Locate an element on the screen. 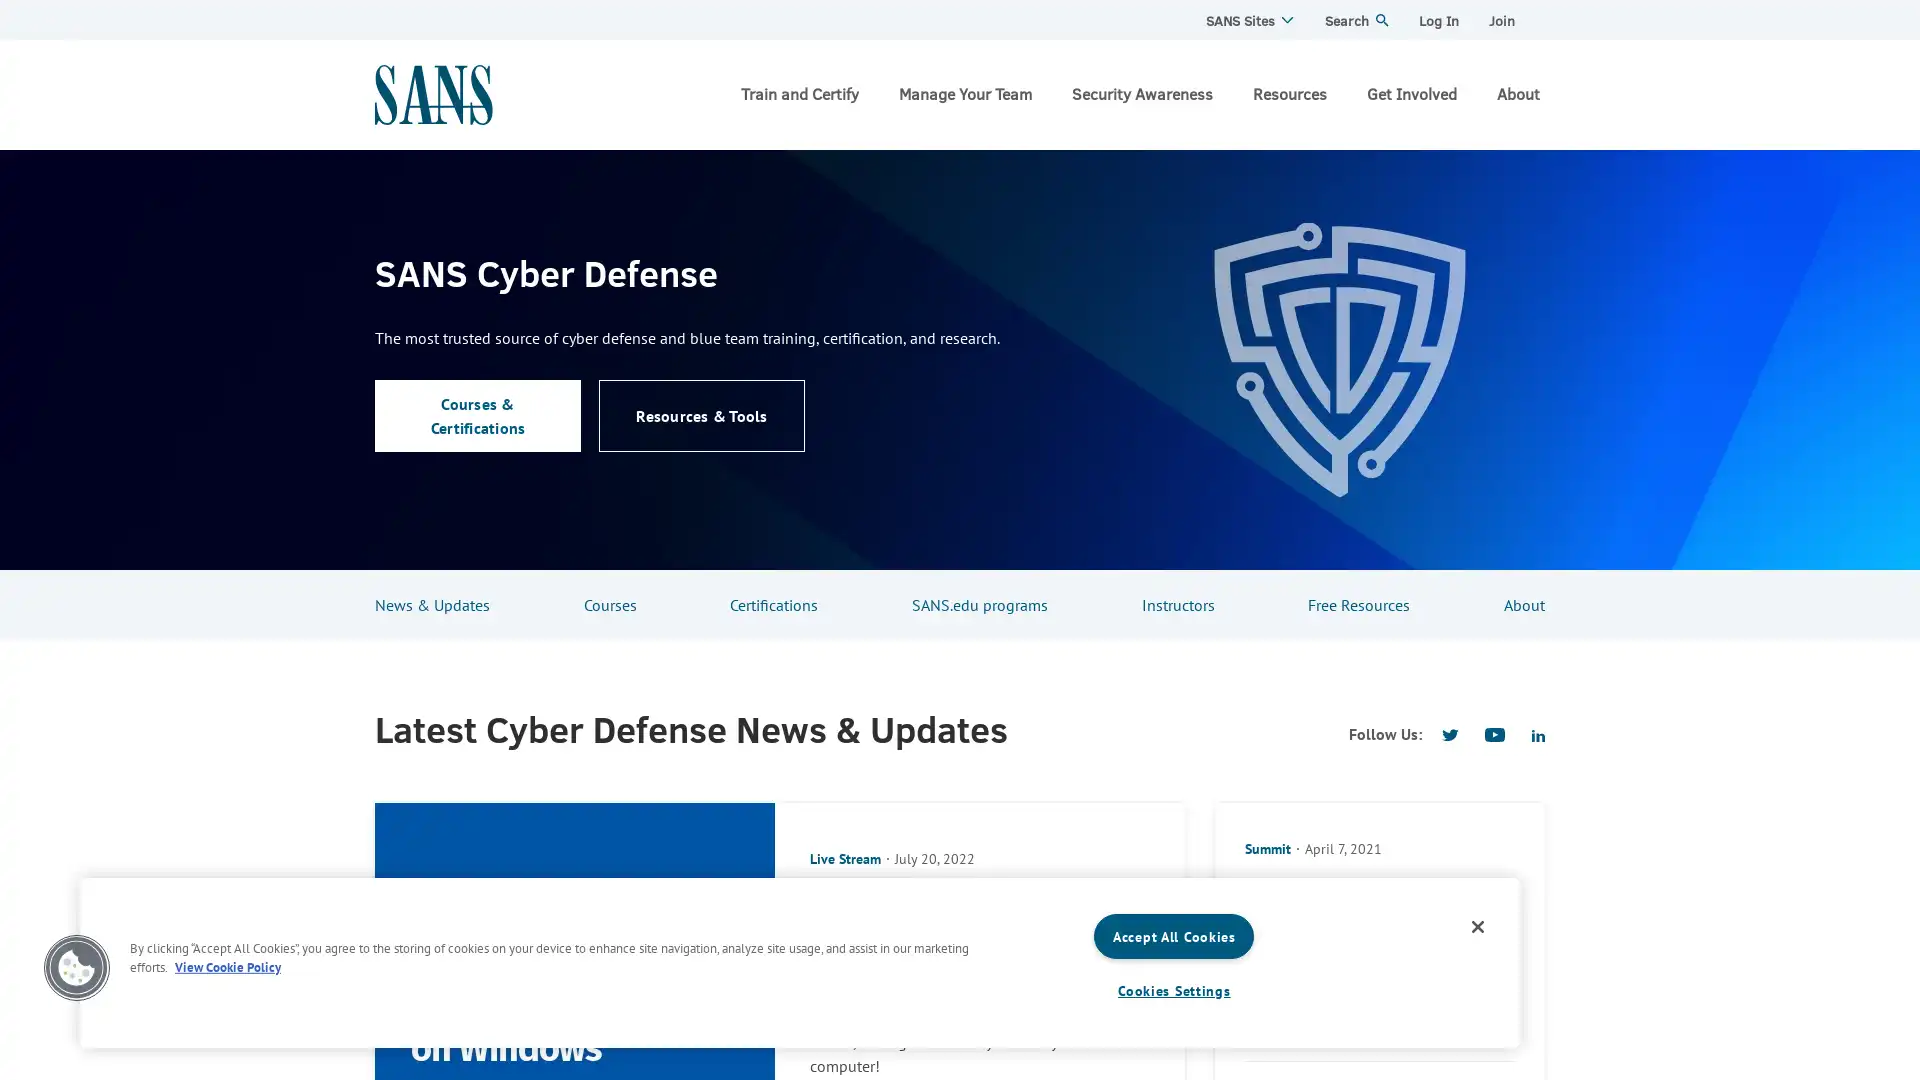 The height and width of the screenshot is (1080, 1920). Close is located at coordinates (1478, 926).